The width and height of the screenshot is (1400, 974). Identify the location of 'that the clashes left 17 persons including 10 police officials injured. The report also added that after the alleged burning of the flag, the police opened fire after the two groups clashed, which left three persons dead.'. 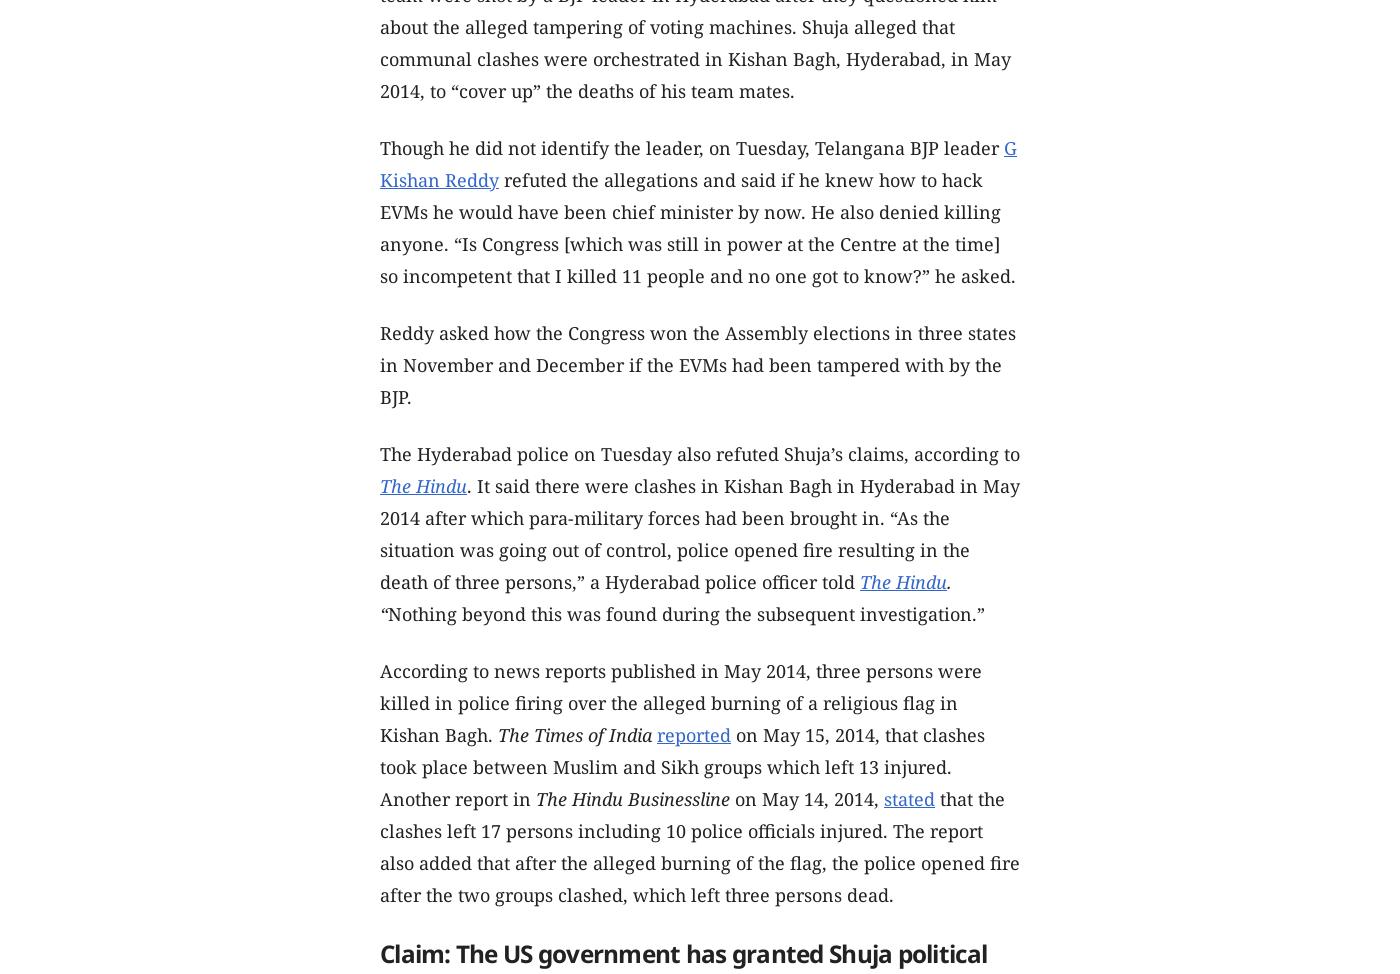
(379, 846).